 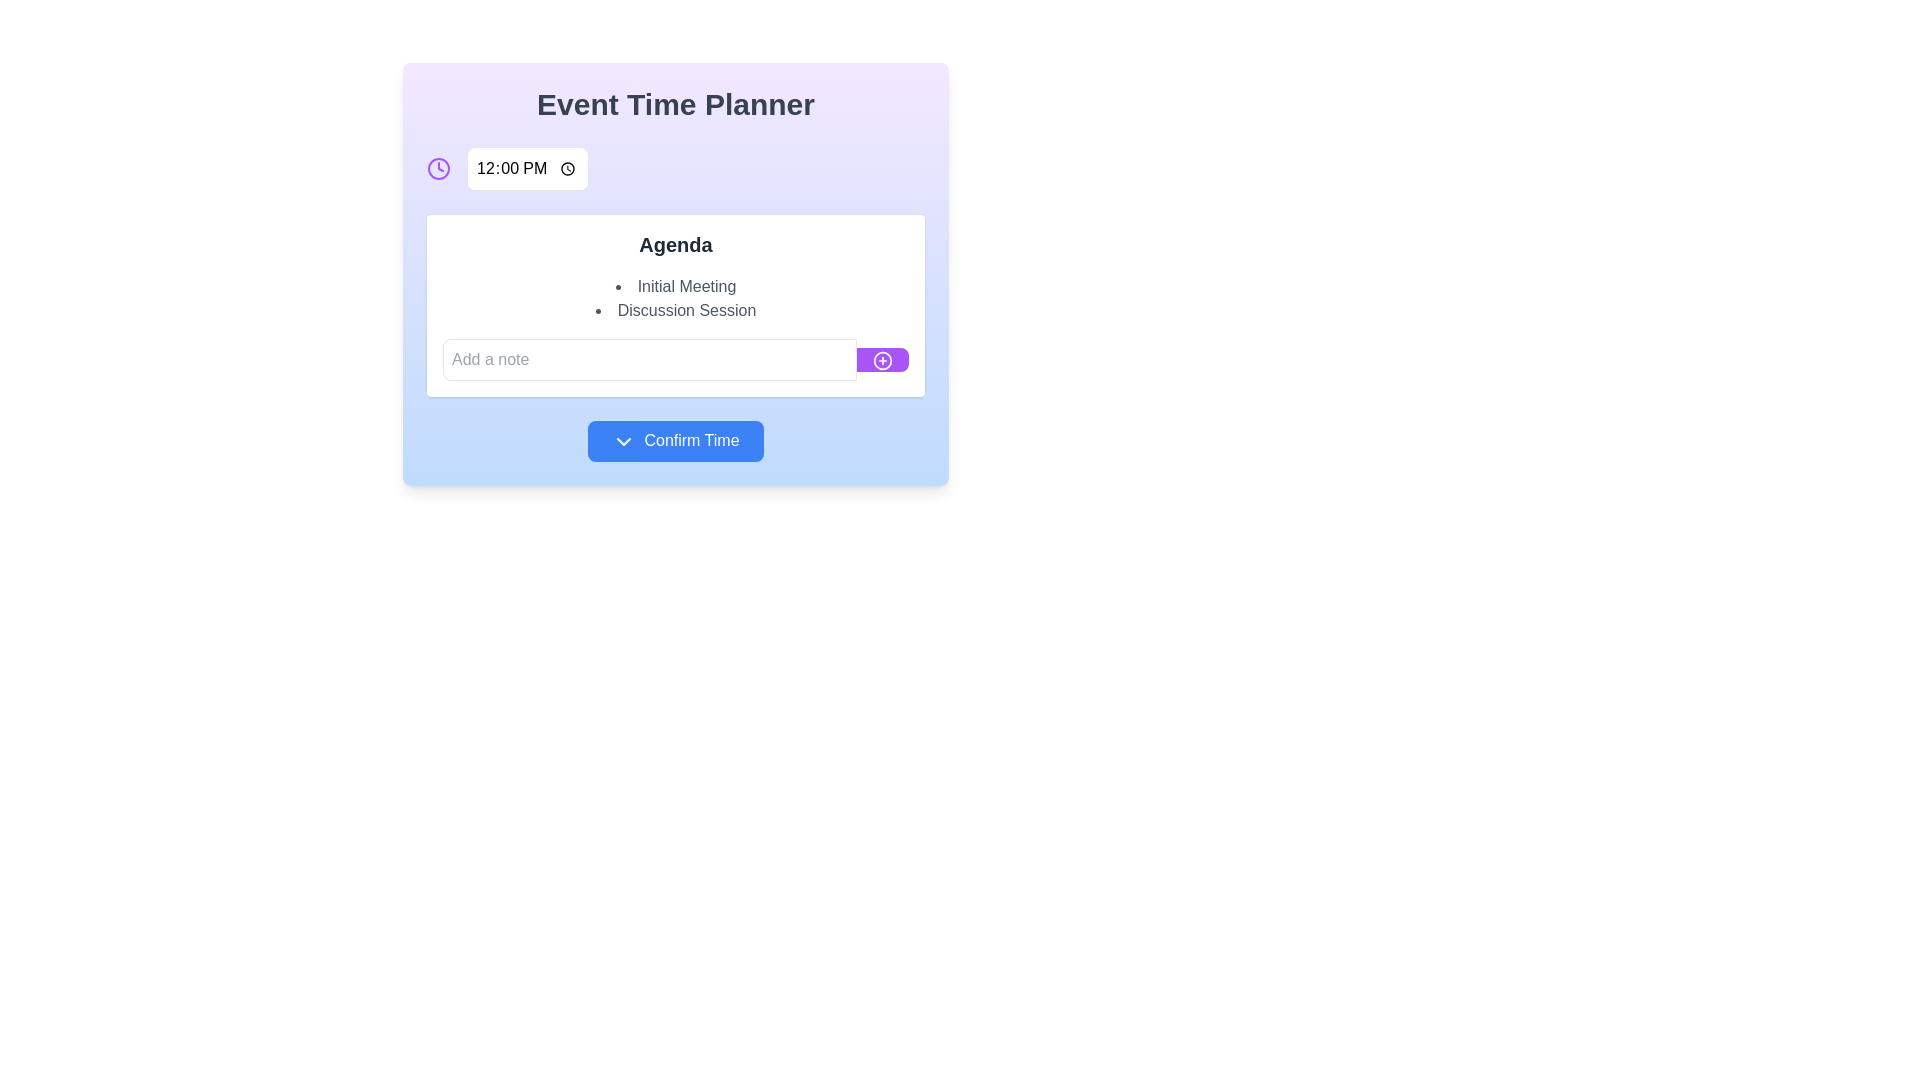 What do you see at coordinates (882, 358) in the screenshot?
I see `the SVG circle element that forms a plus-circle icon located to the right of the text entry box in the agenda section of the event planning interface` at bounding box center [882, 358].